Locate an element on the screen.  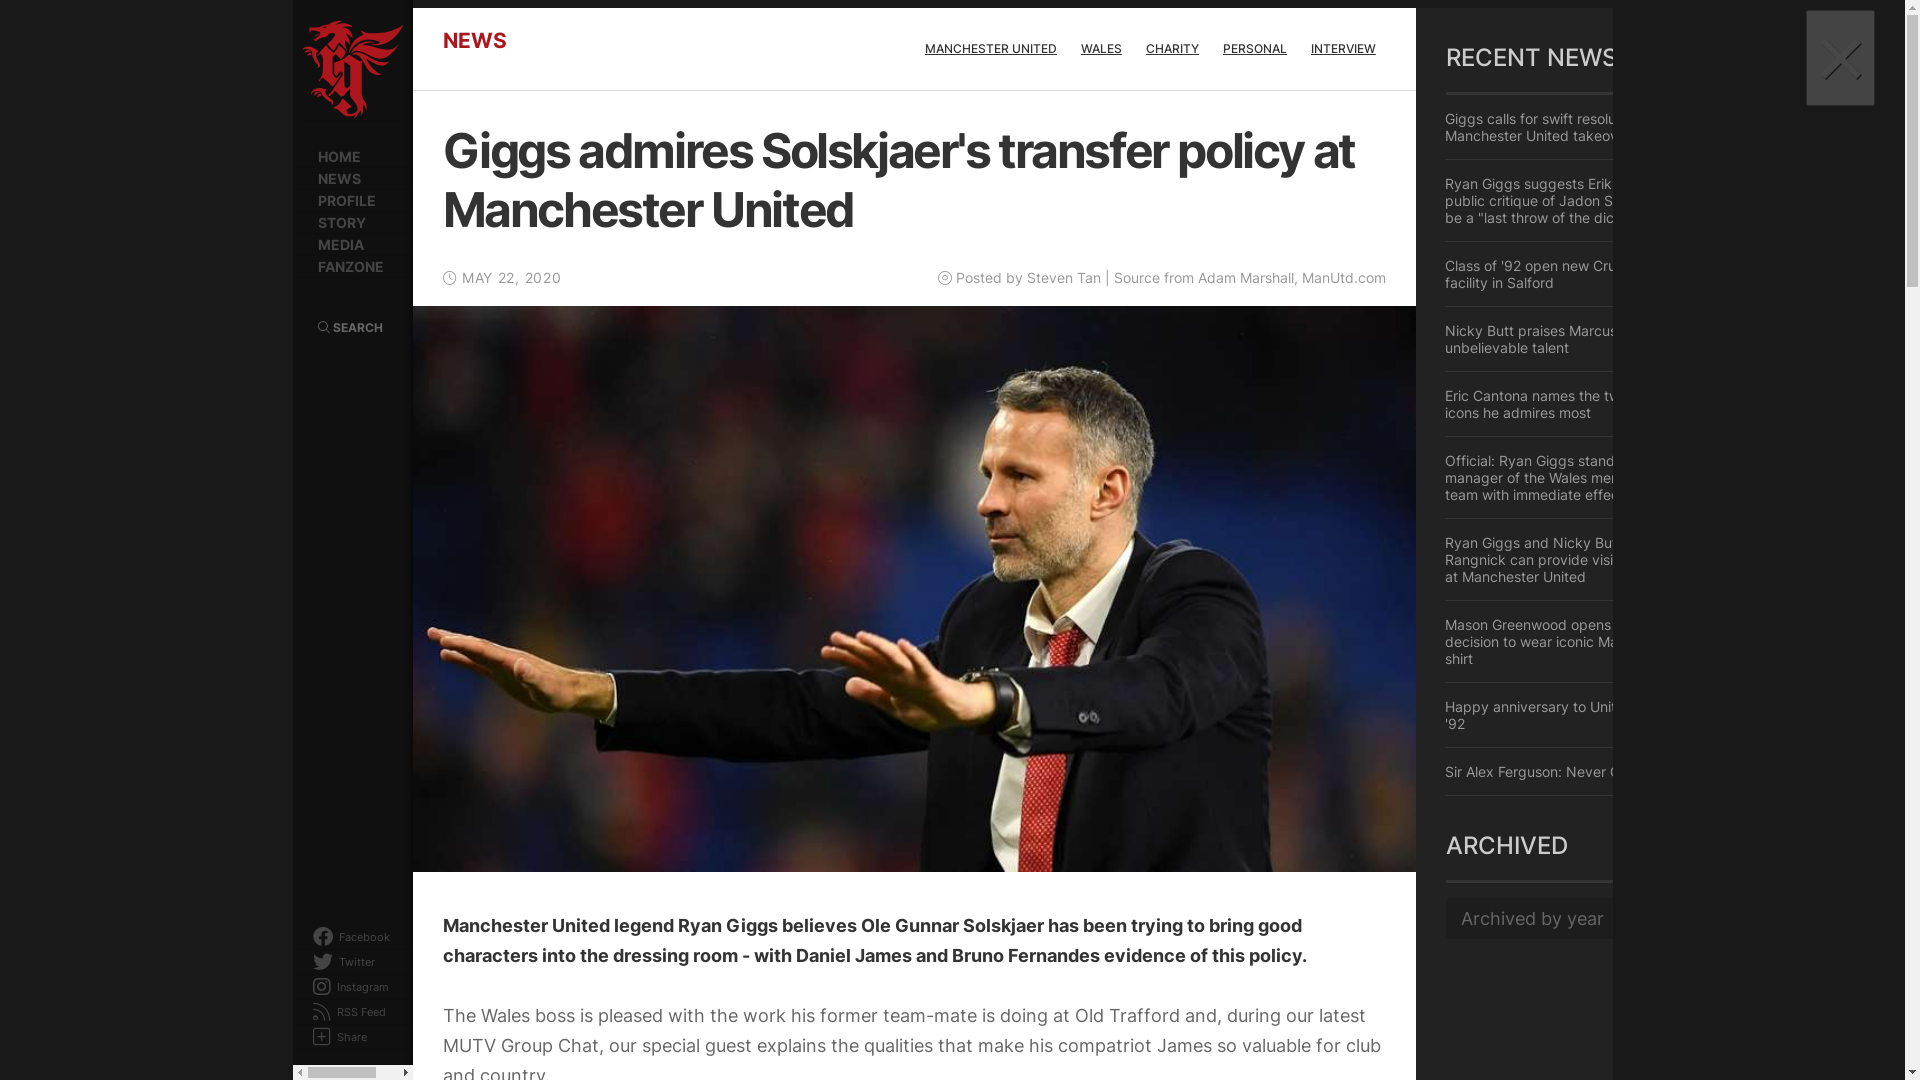
'MEDIA' is located at coordinates (351, 244).